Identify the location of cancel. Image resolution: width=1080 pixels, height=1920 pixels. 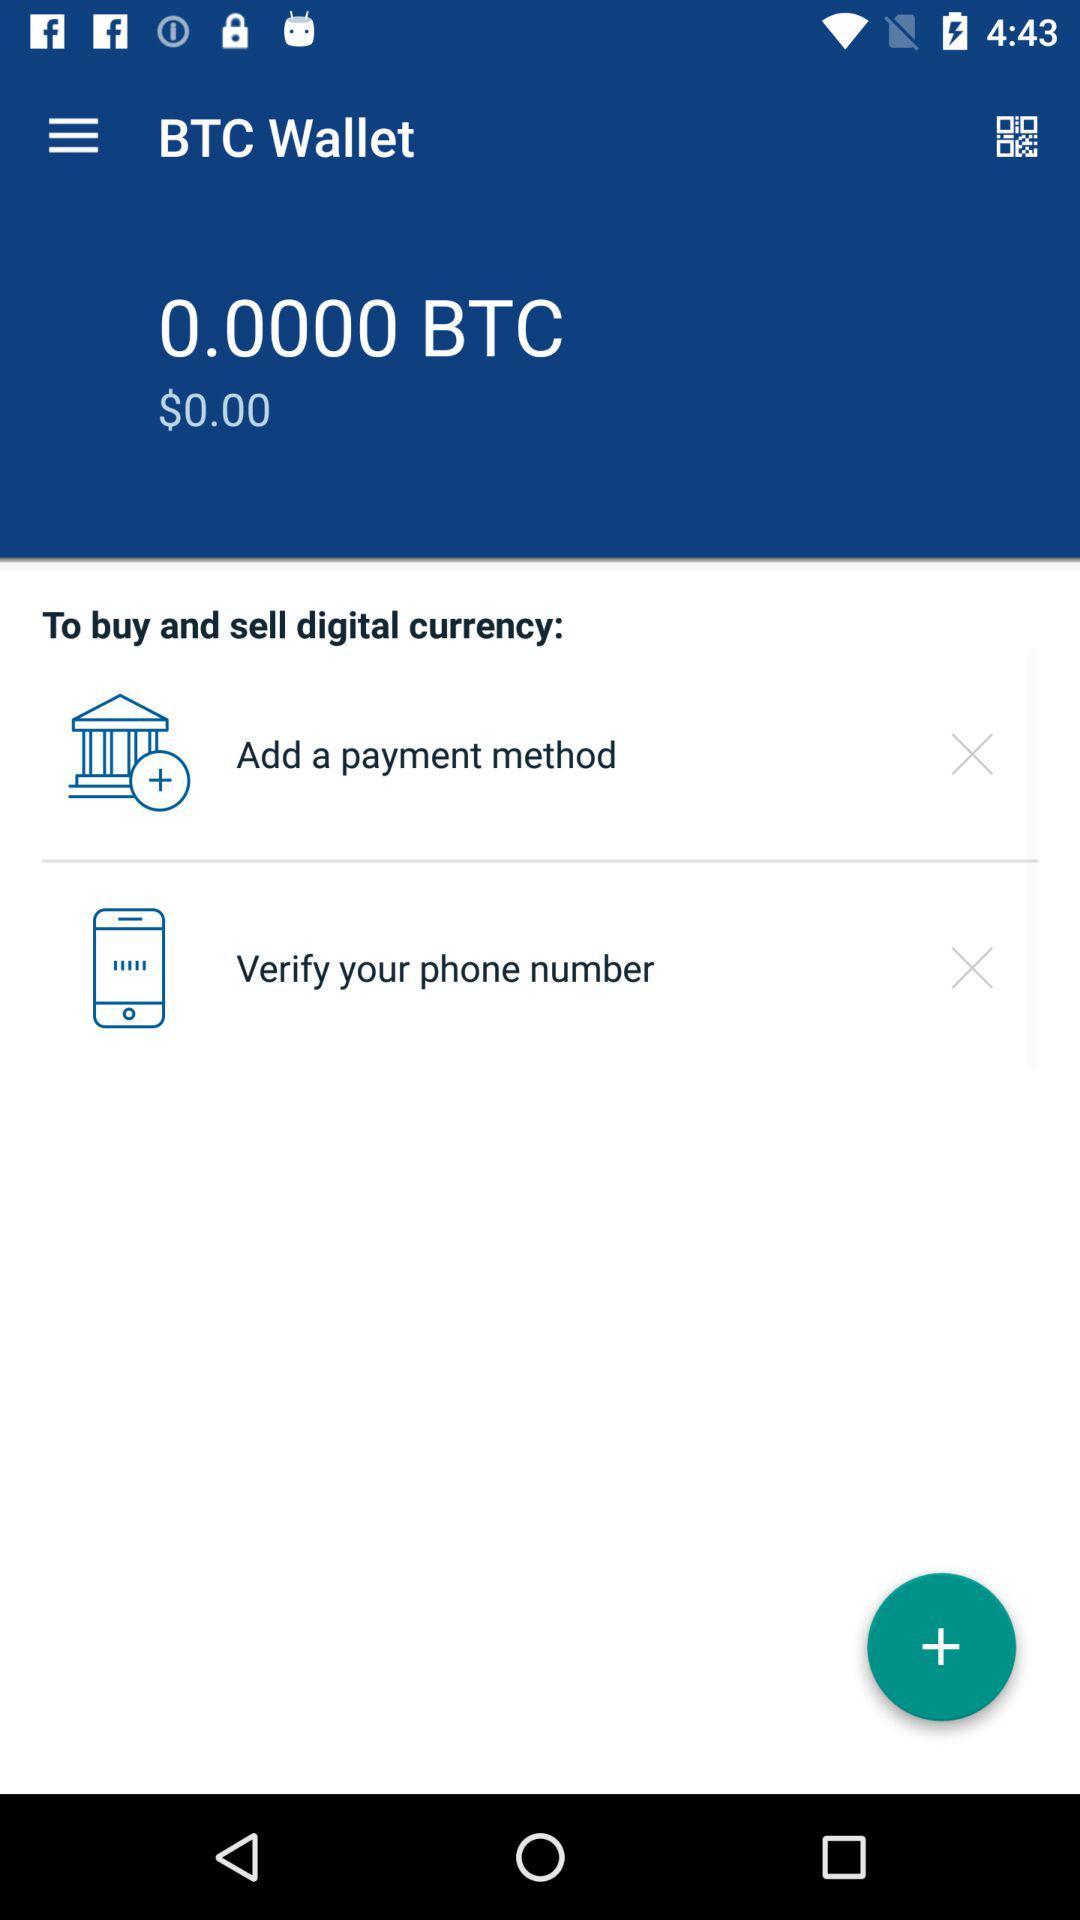
(971, 753).